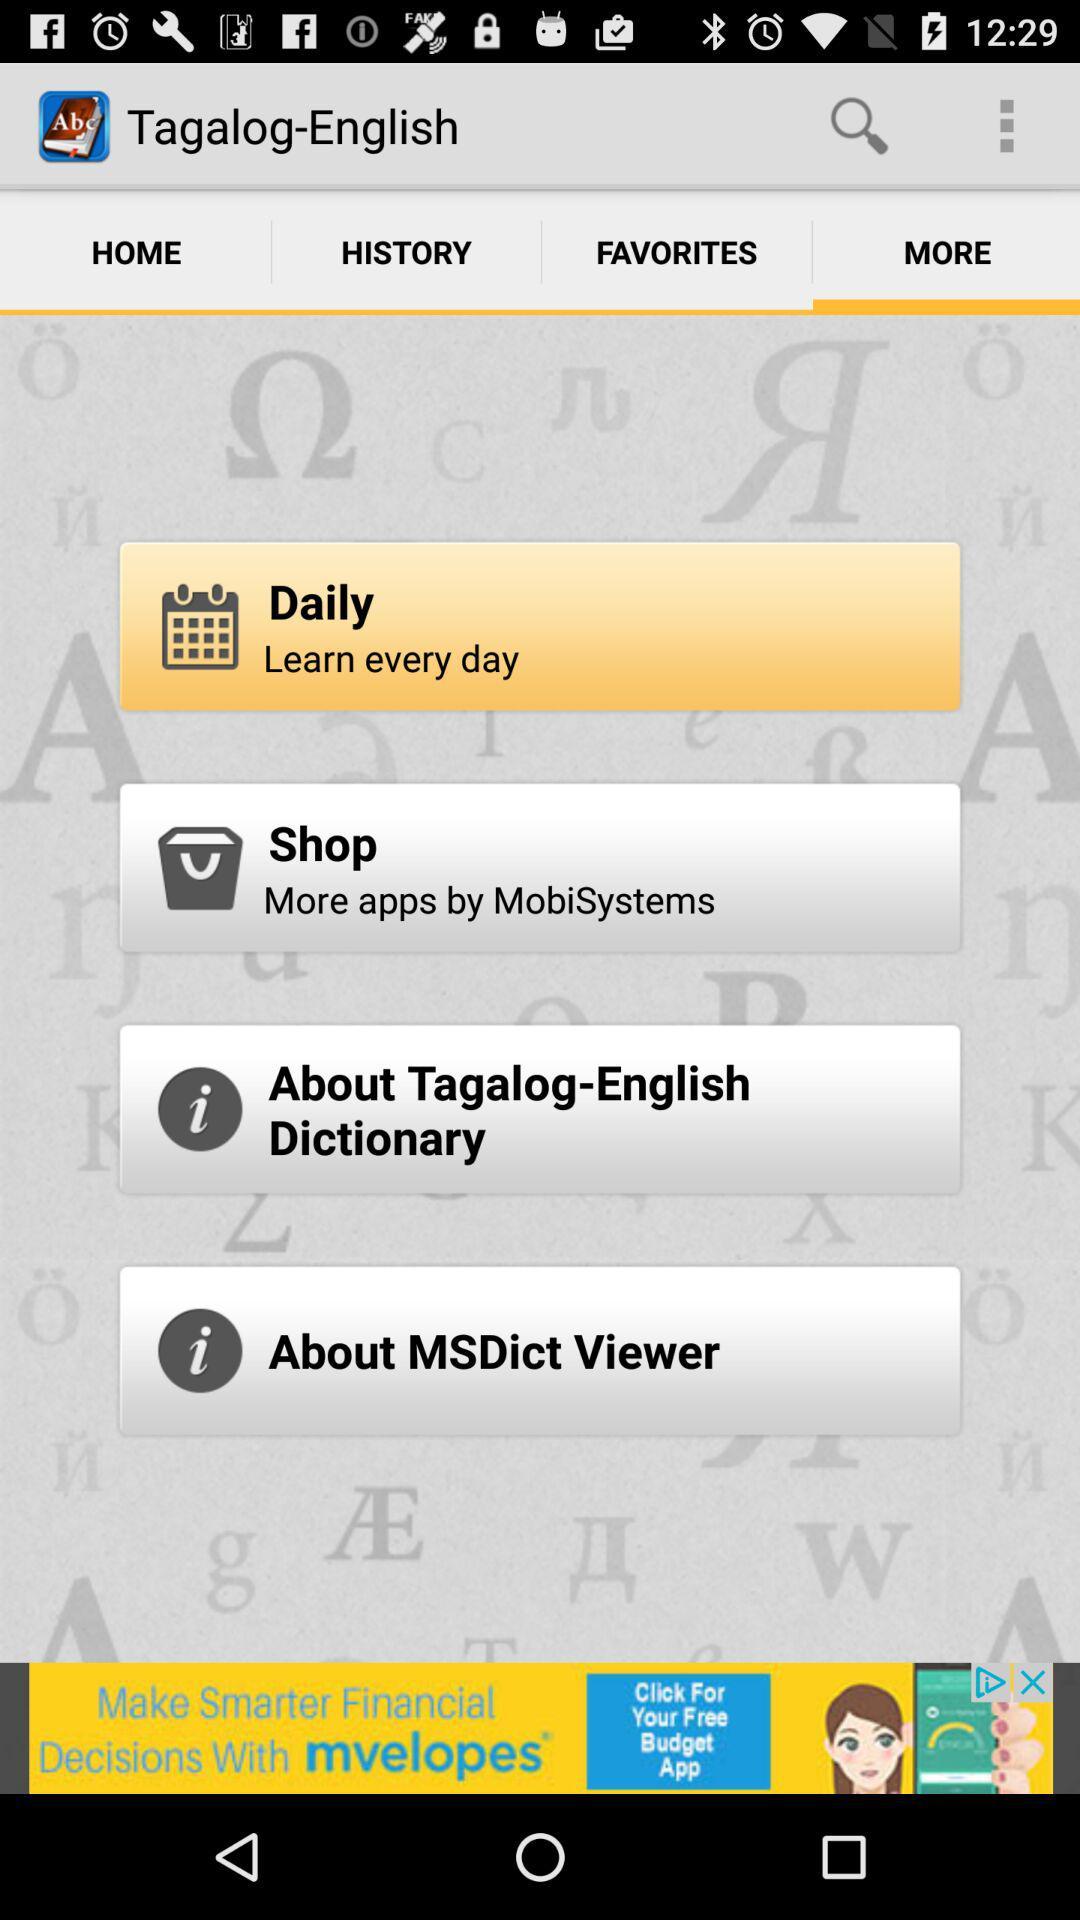 This screenshot has width=1080, height=1920. Describe the element at coordinates (200, 868) in the screenshot. I see `the icon which says shop` at that location.